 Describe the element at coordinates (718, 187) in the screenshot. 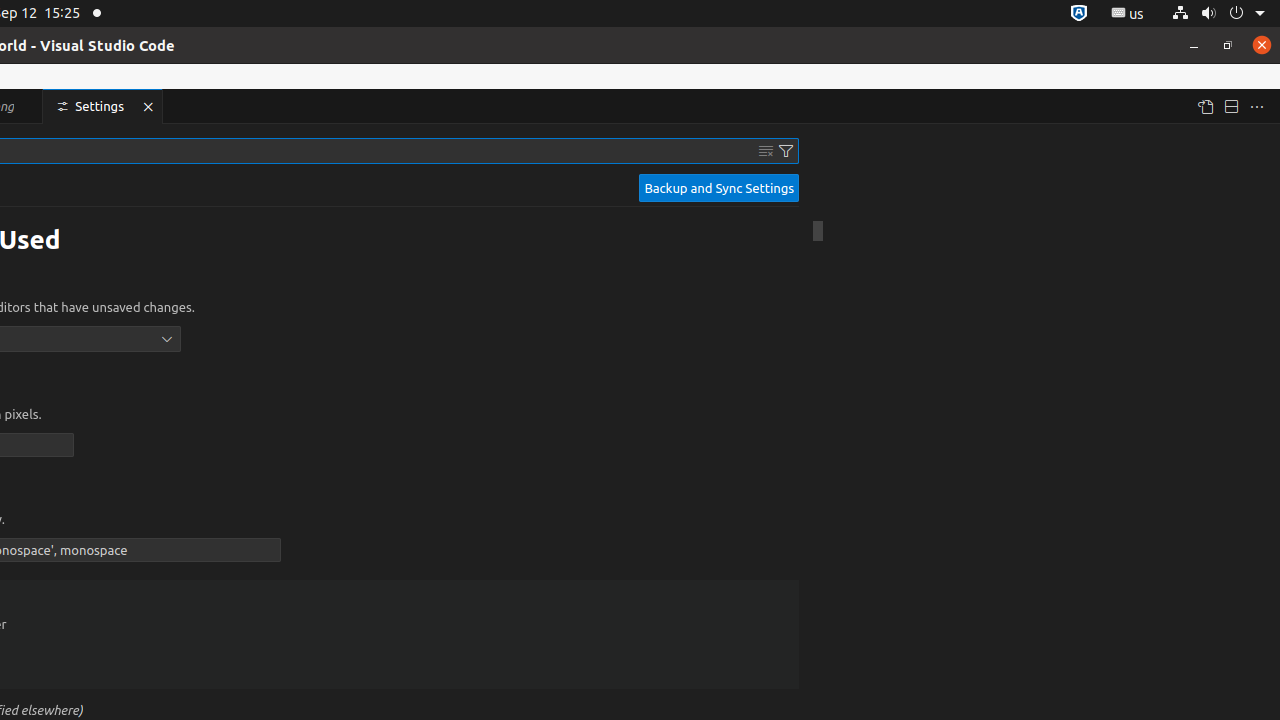

I see `'Backup and Sync Settings'` at that location.